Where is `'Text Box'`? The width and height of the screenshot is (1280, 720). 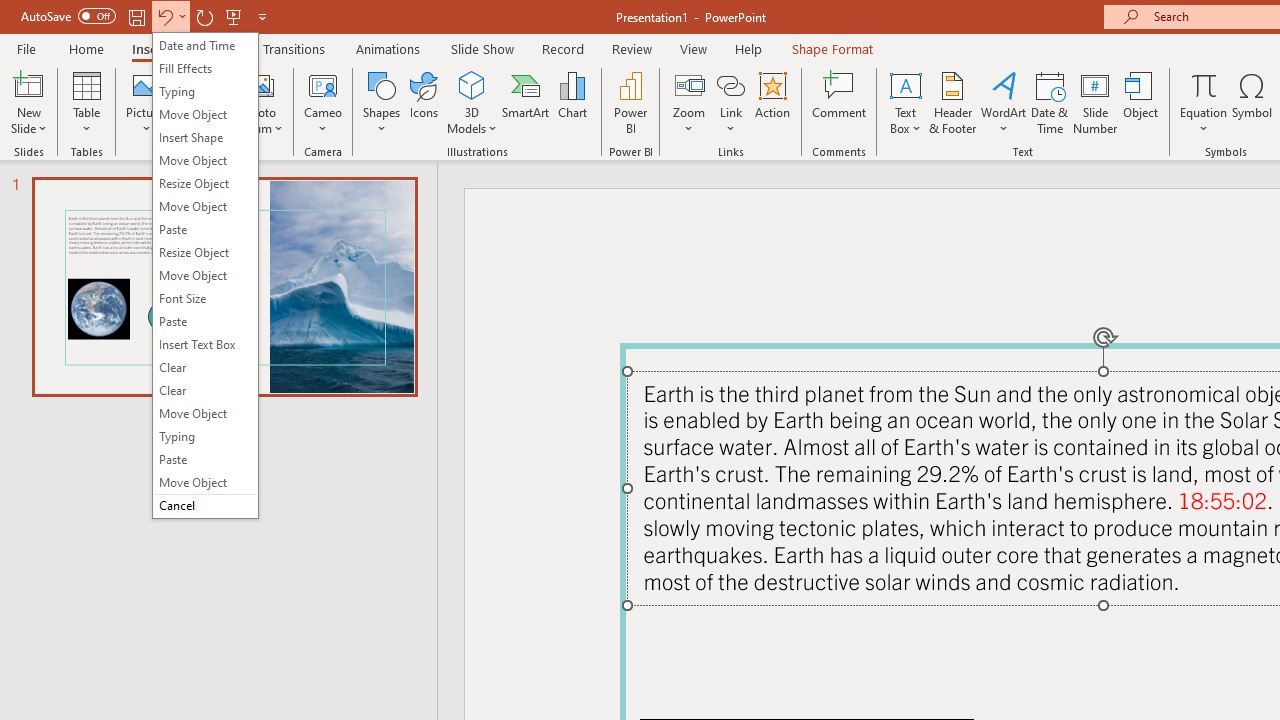 'Text Box' is located at coordinates (904, 103).